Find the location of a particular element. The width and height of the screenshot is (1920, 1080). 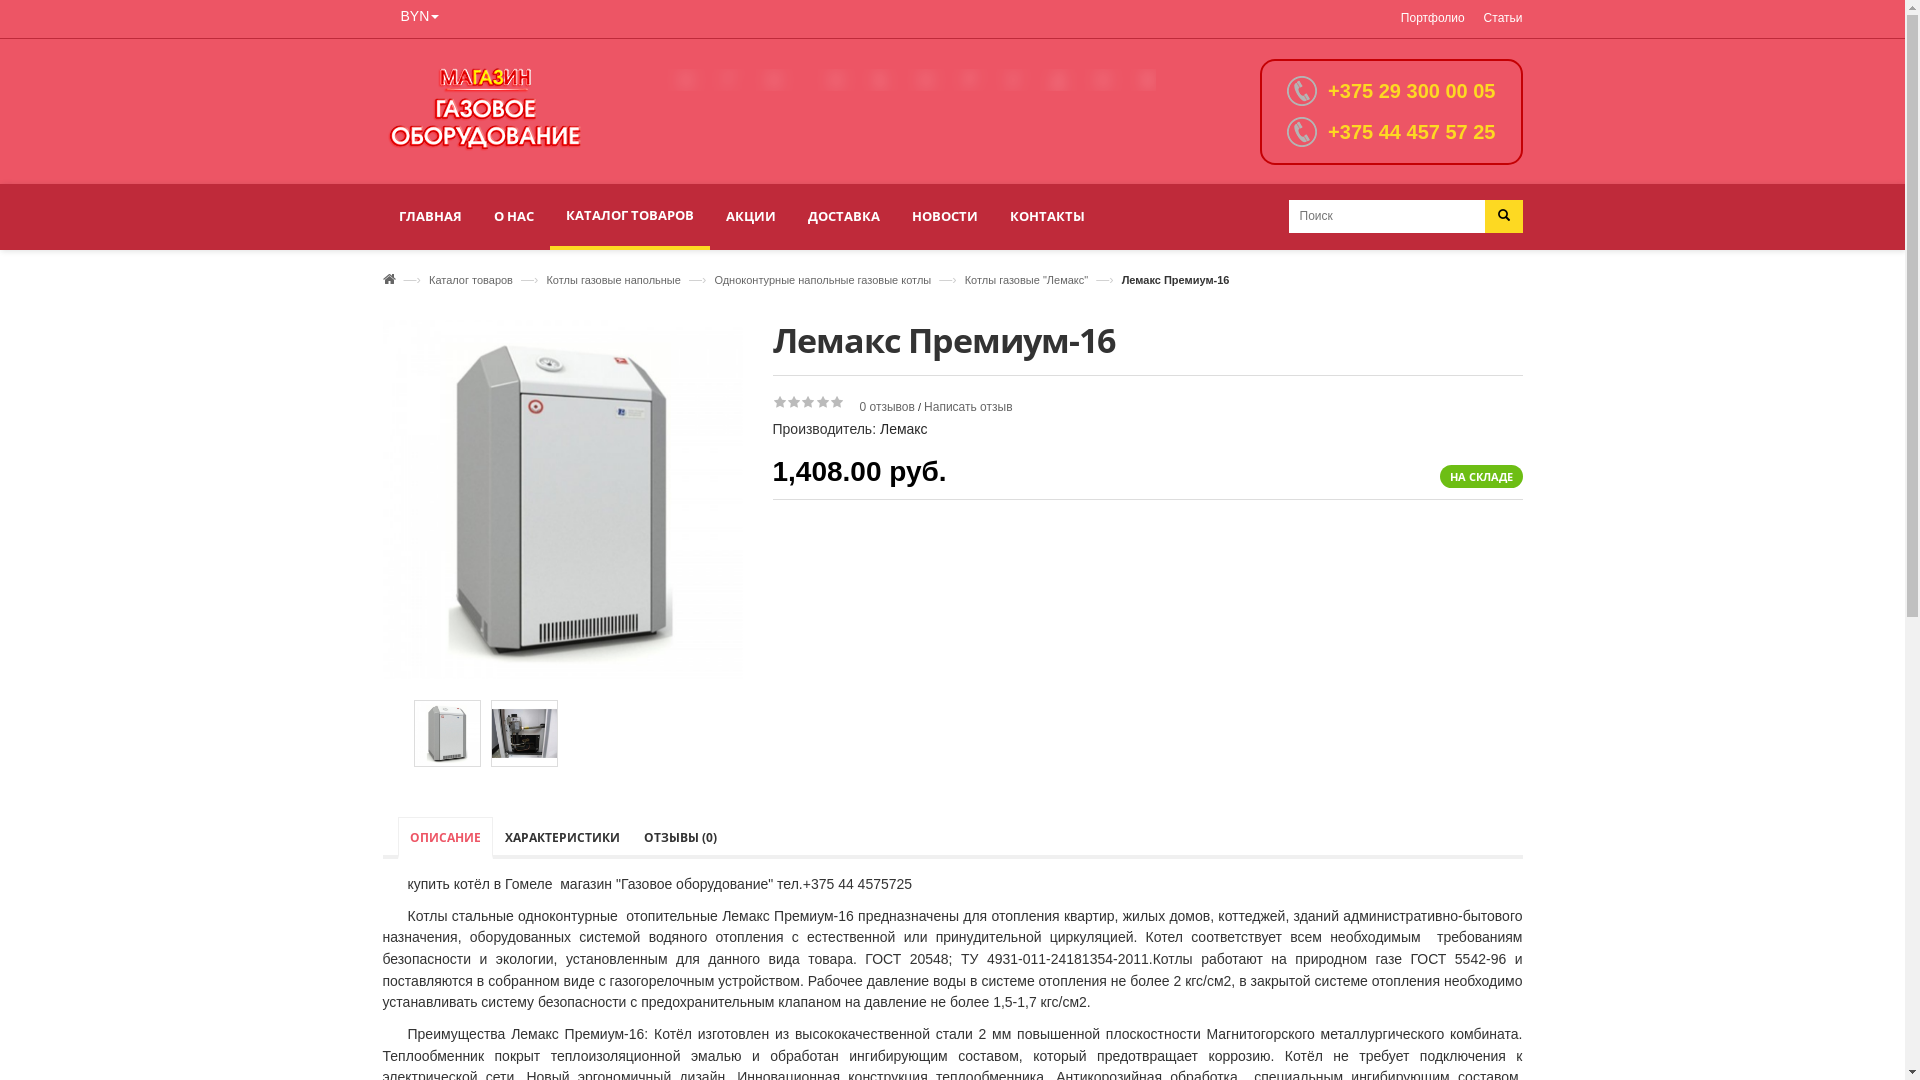

'BYN' is located at coordinates (418, 15).